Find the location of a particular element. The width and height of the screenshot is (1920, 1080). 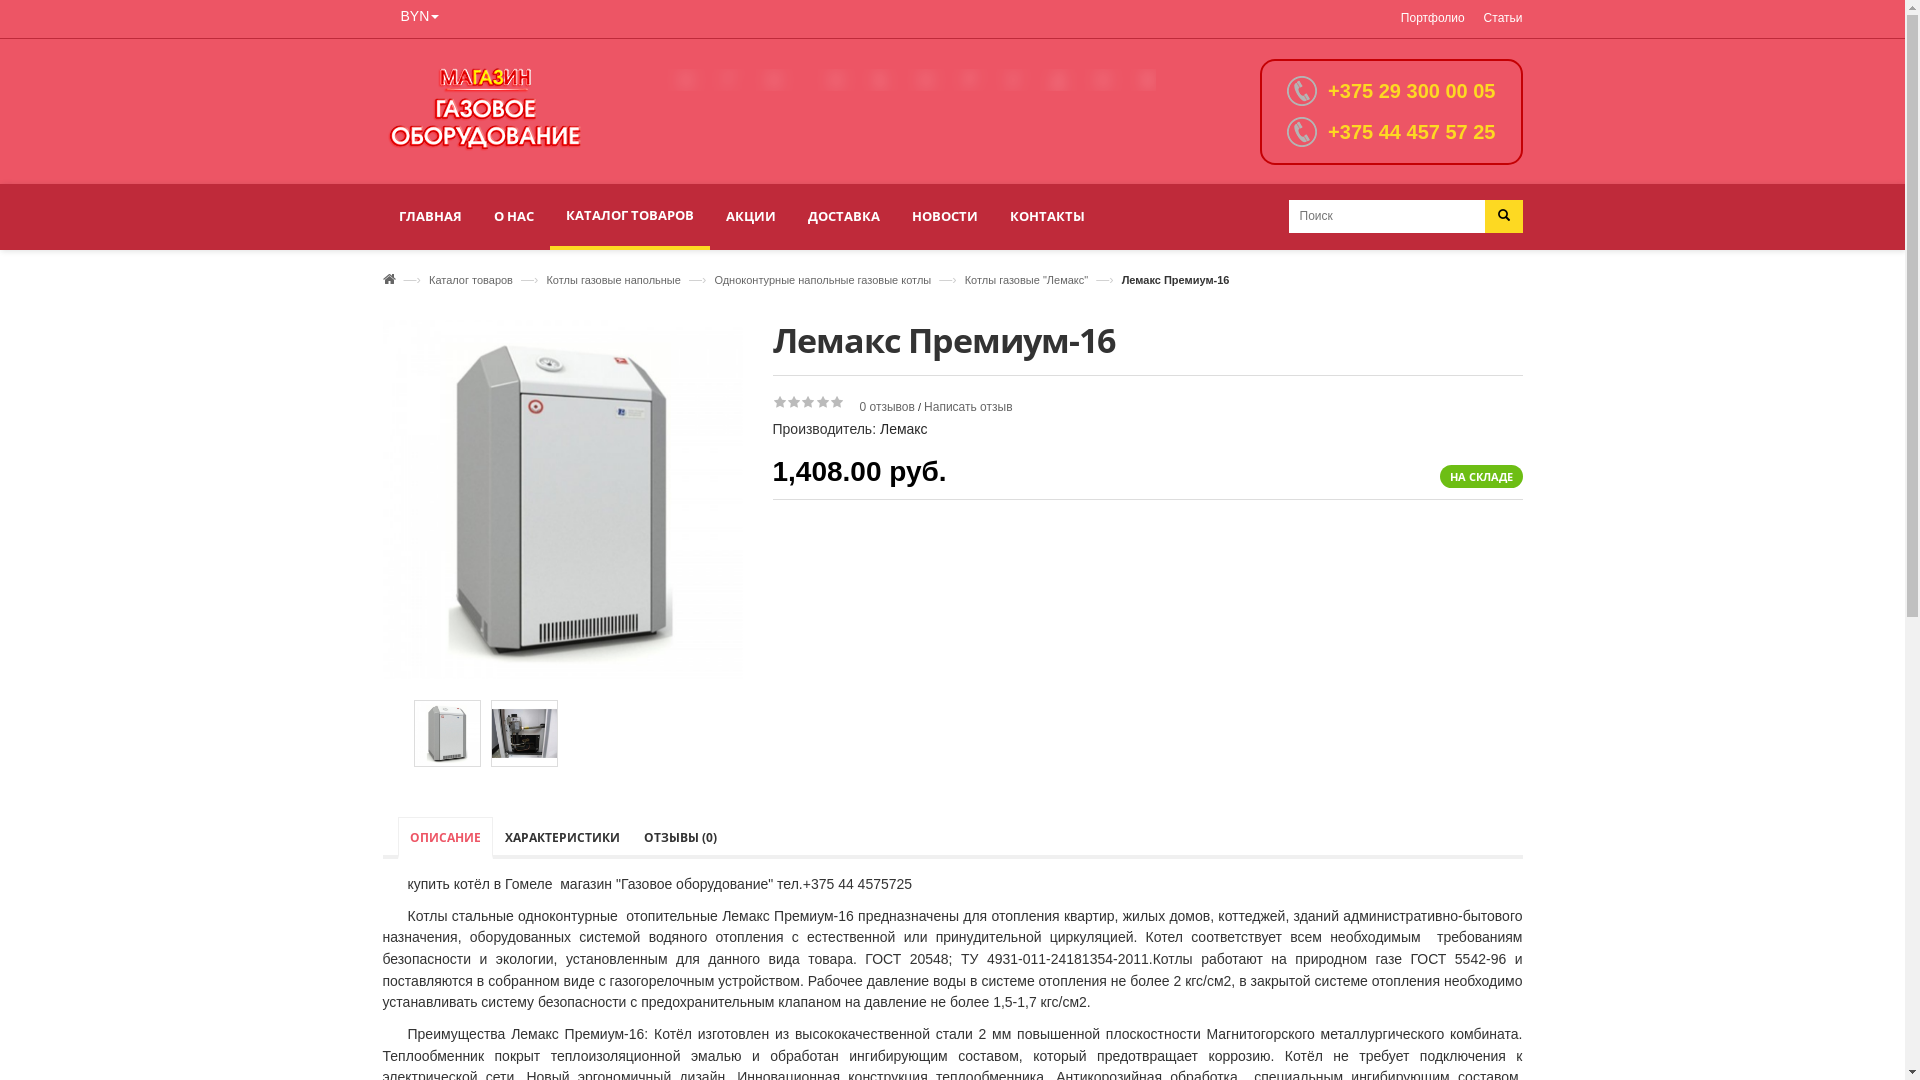

'BYN' is located at coordinates (418, 15).